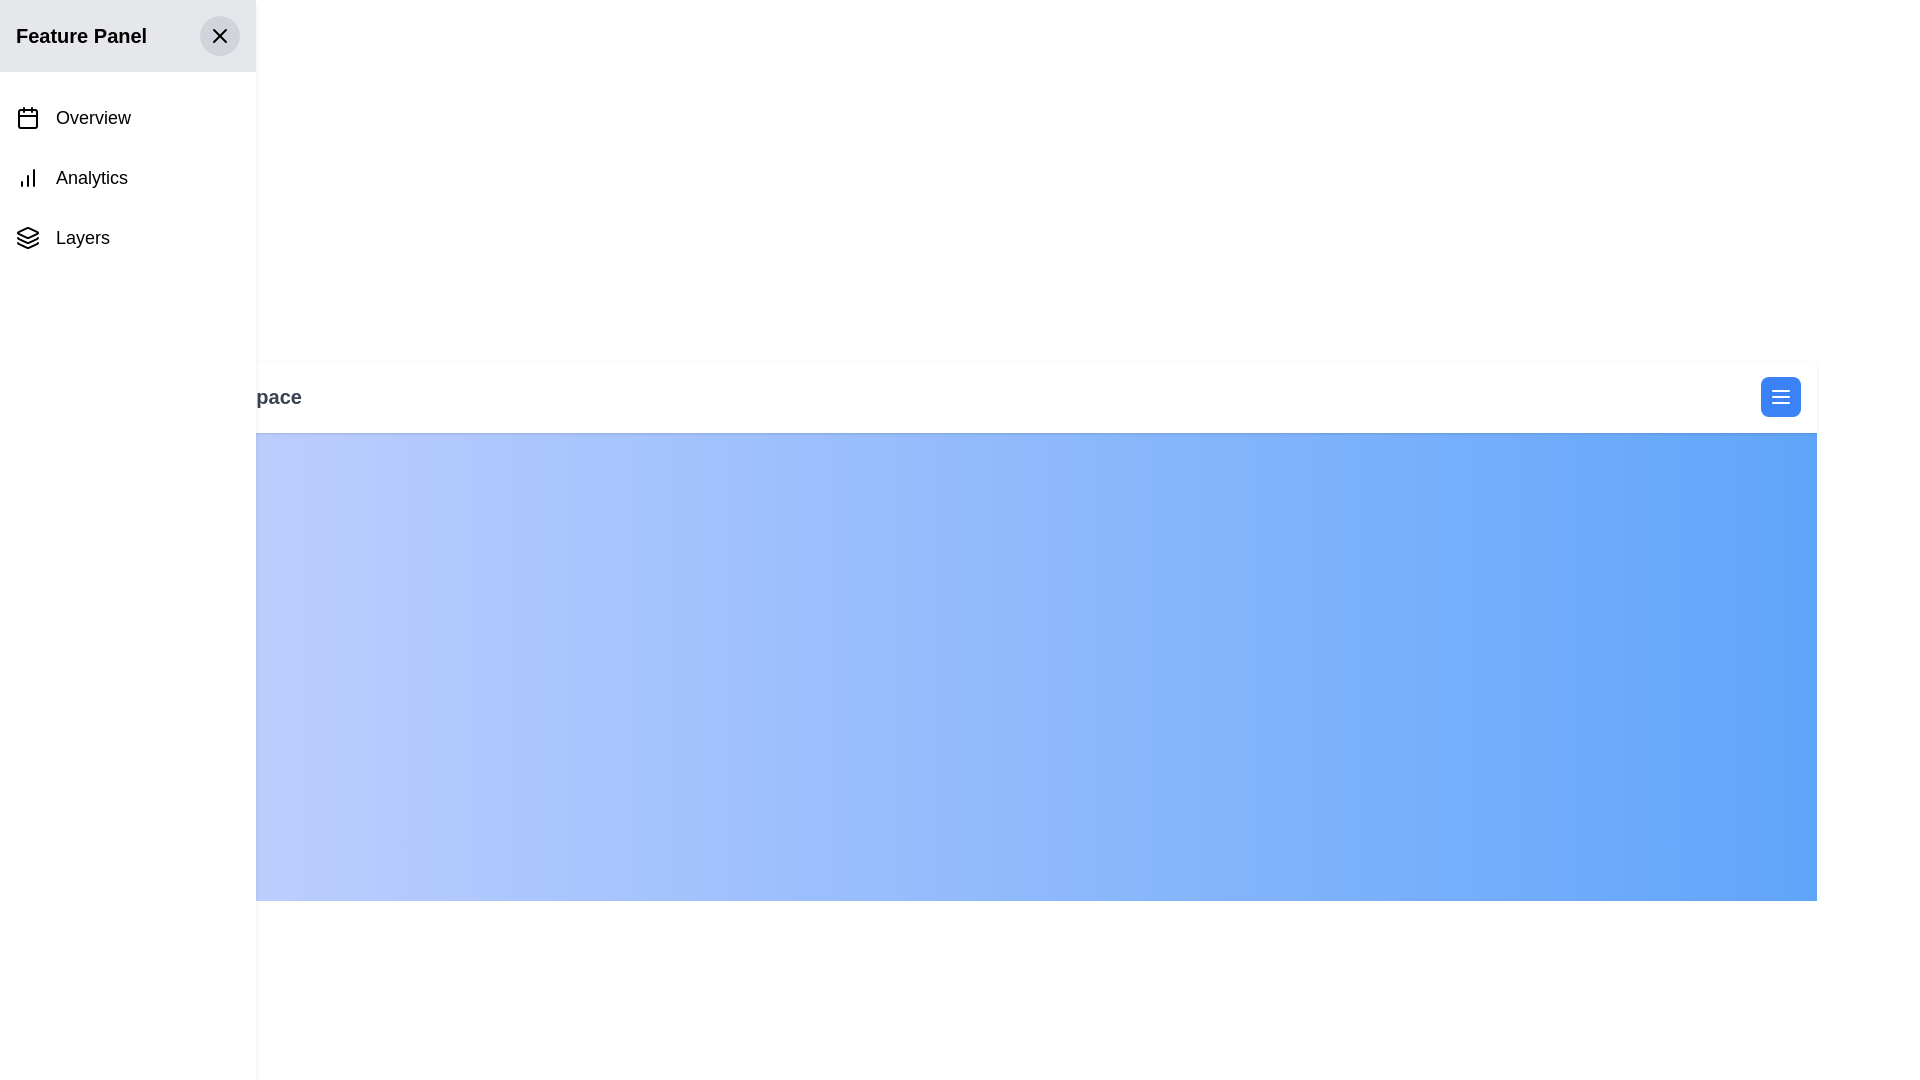 Image resolution: width=1920 pixels, height=1080 pixels. Describe the element at coordinates (220, 35) in the screenshot. I see `the circular gray button with a black 'X' icon located in the top-right corner of the 'Feature Panel' header, adjacent to the text label 'Feature Panel'` at that location.